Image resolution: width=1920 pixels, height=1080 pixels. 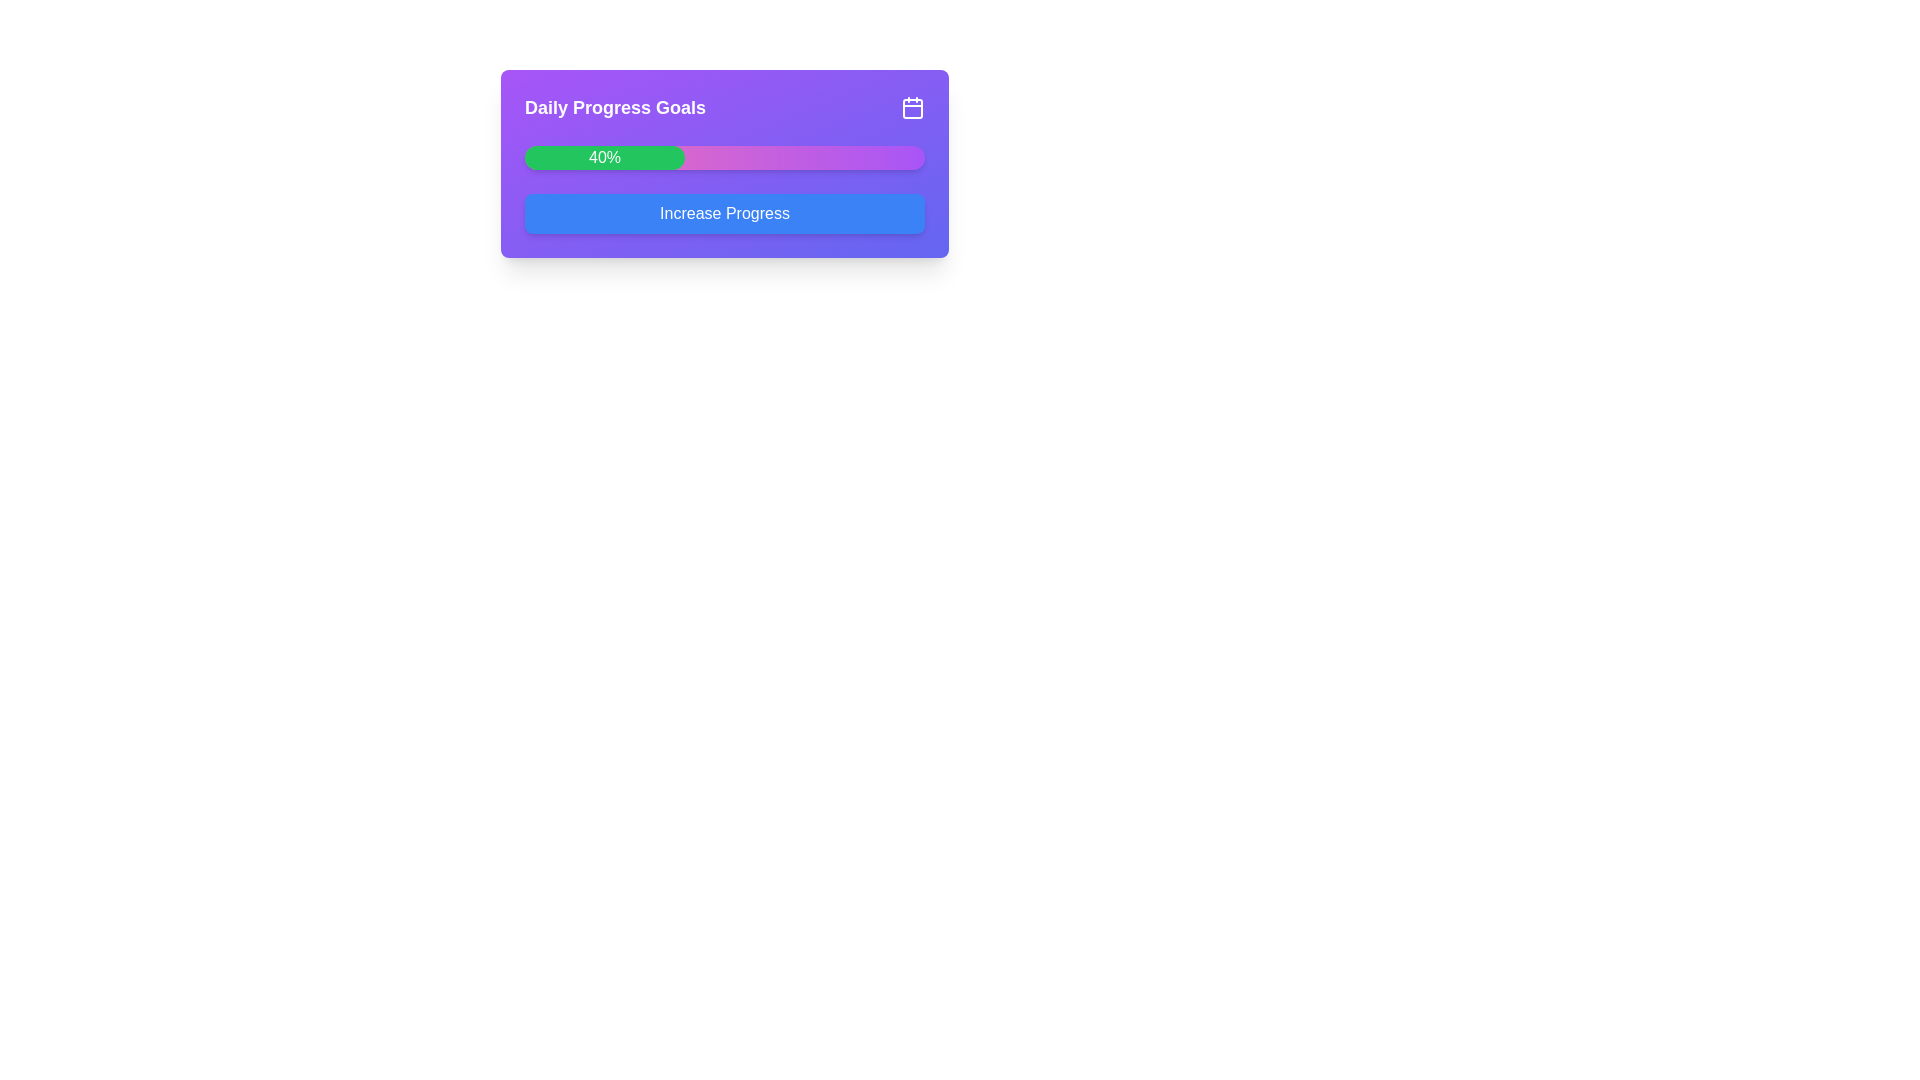 I want to click on progress percentage from the progress bar styled with a gradient background, indicating '40%' within its area, so click(x=723, y=157).